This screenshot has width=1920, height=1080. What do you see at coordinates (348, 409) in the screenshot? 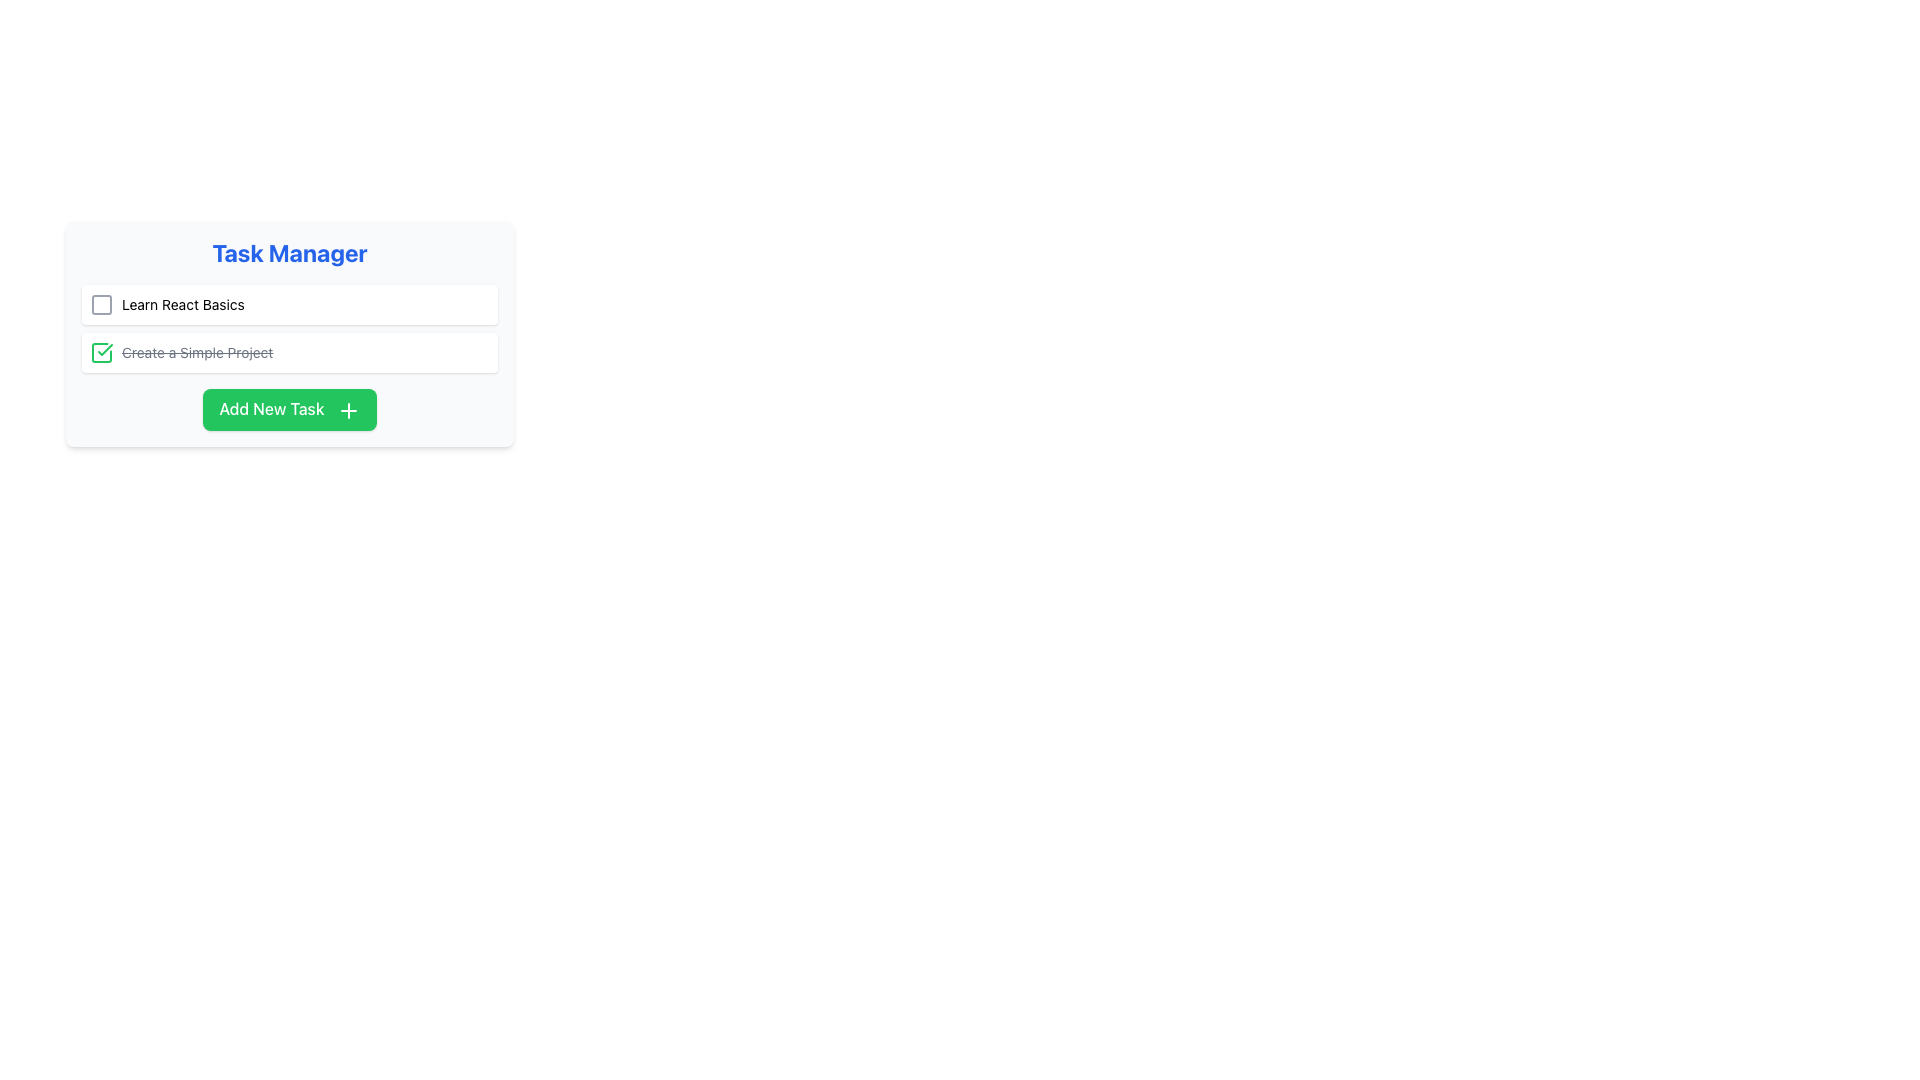
I see `the green circular button with a white plus icon located at the bottom-right corner of the 'Add New Task' button` at bounding box center [348, 409].